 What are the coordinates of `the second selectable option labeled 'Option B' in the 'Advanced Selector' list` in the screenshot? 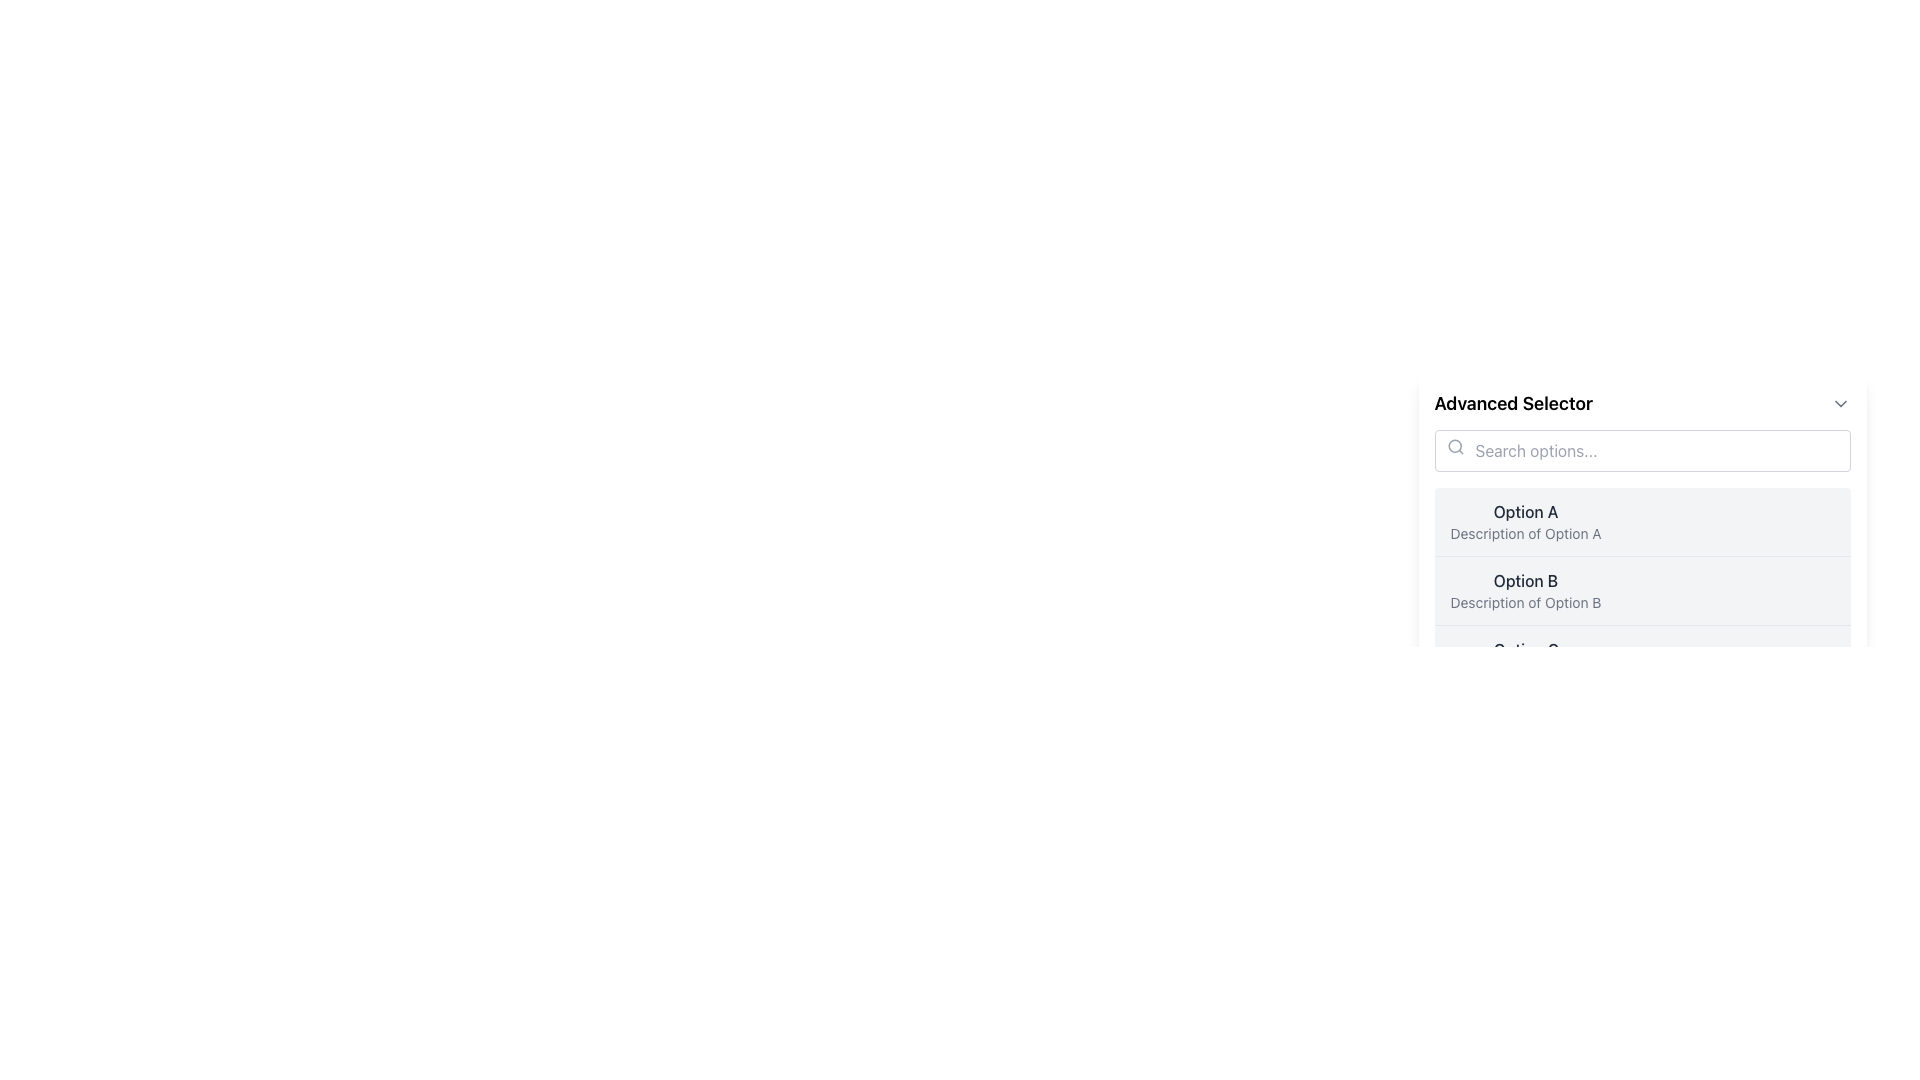 It's located at (1642, 589).